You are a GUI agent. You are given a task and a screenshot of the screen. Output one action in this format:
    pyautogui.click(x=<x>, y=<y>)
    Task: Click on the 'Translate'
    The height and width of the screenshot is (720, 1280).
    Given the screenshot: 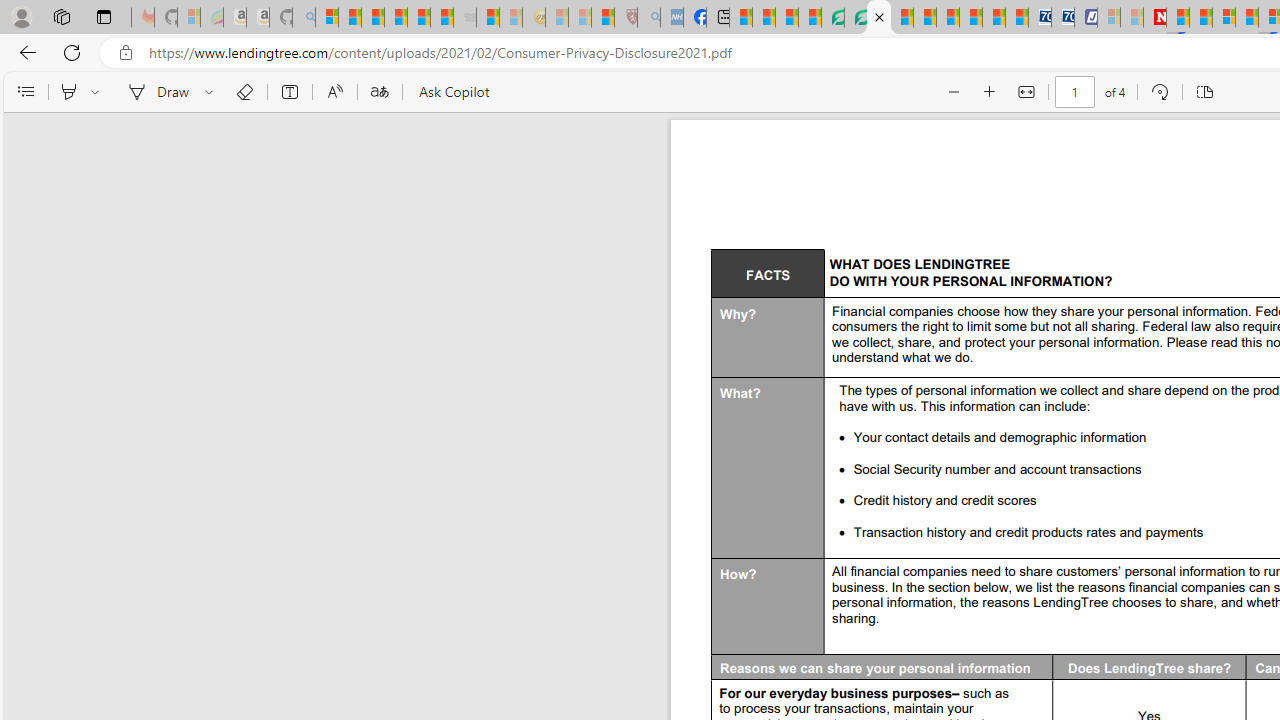 What is the action you would take?
    pyautogui.click(x=379, y=92)
    